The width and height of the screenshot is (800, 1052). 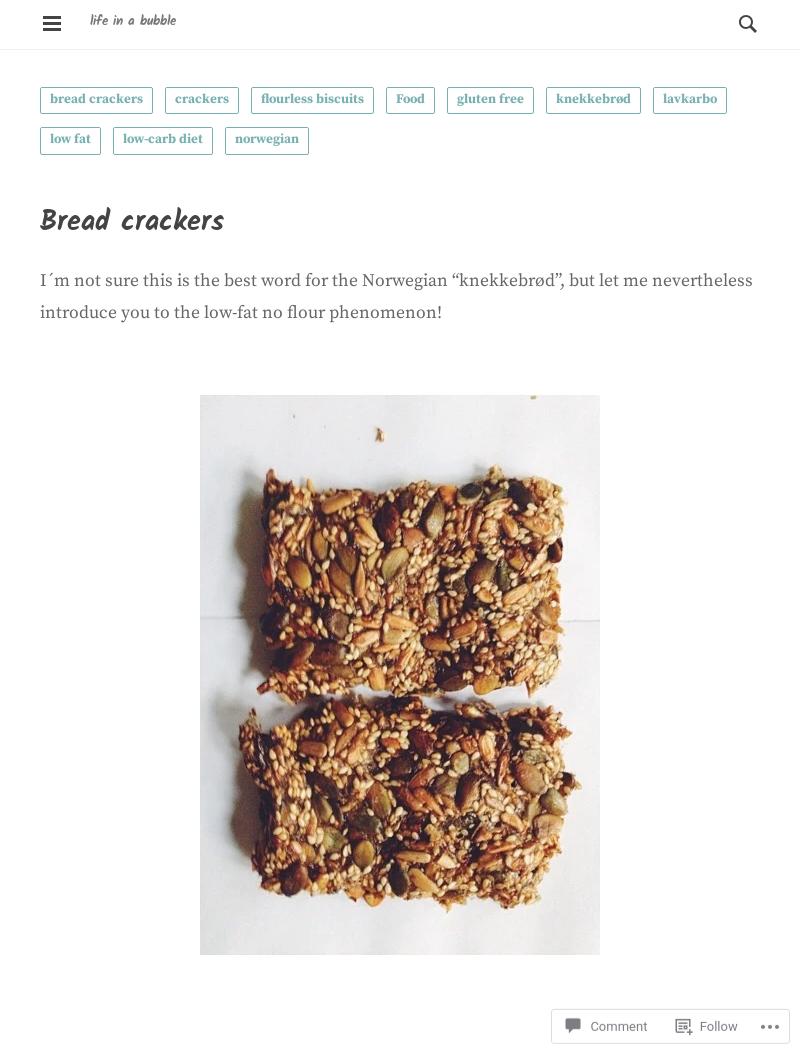 I want to click on 'norwegian', so click(x=265, y=137).